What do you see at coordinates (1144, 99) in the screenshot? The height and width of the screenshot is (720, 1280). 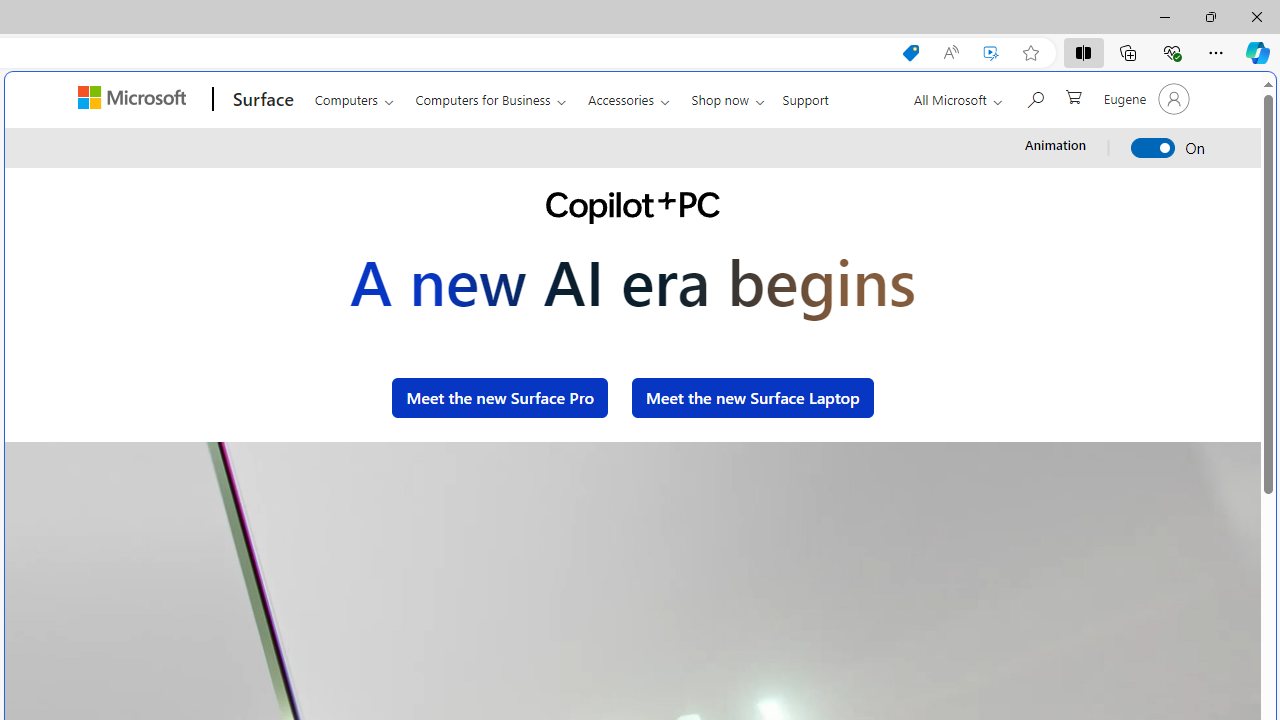 I see `'Account manager for Eugene'` at bounding box center [1144, 99].